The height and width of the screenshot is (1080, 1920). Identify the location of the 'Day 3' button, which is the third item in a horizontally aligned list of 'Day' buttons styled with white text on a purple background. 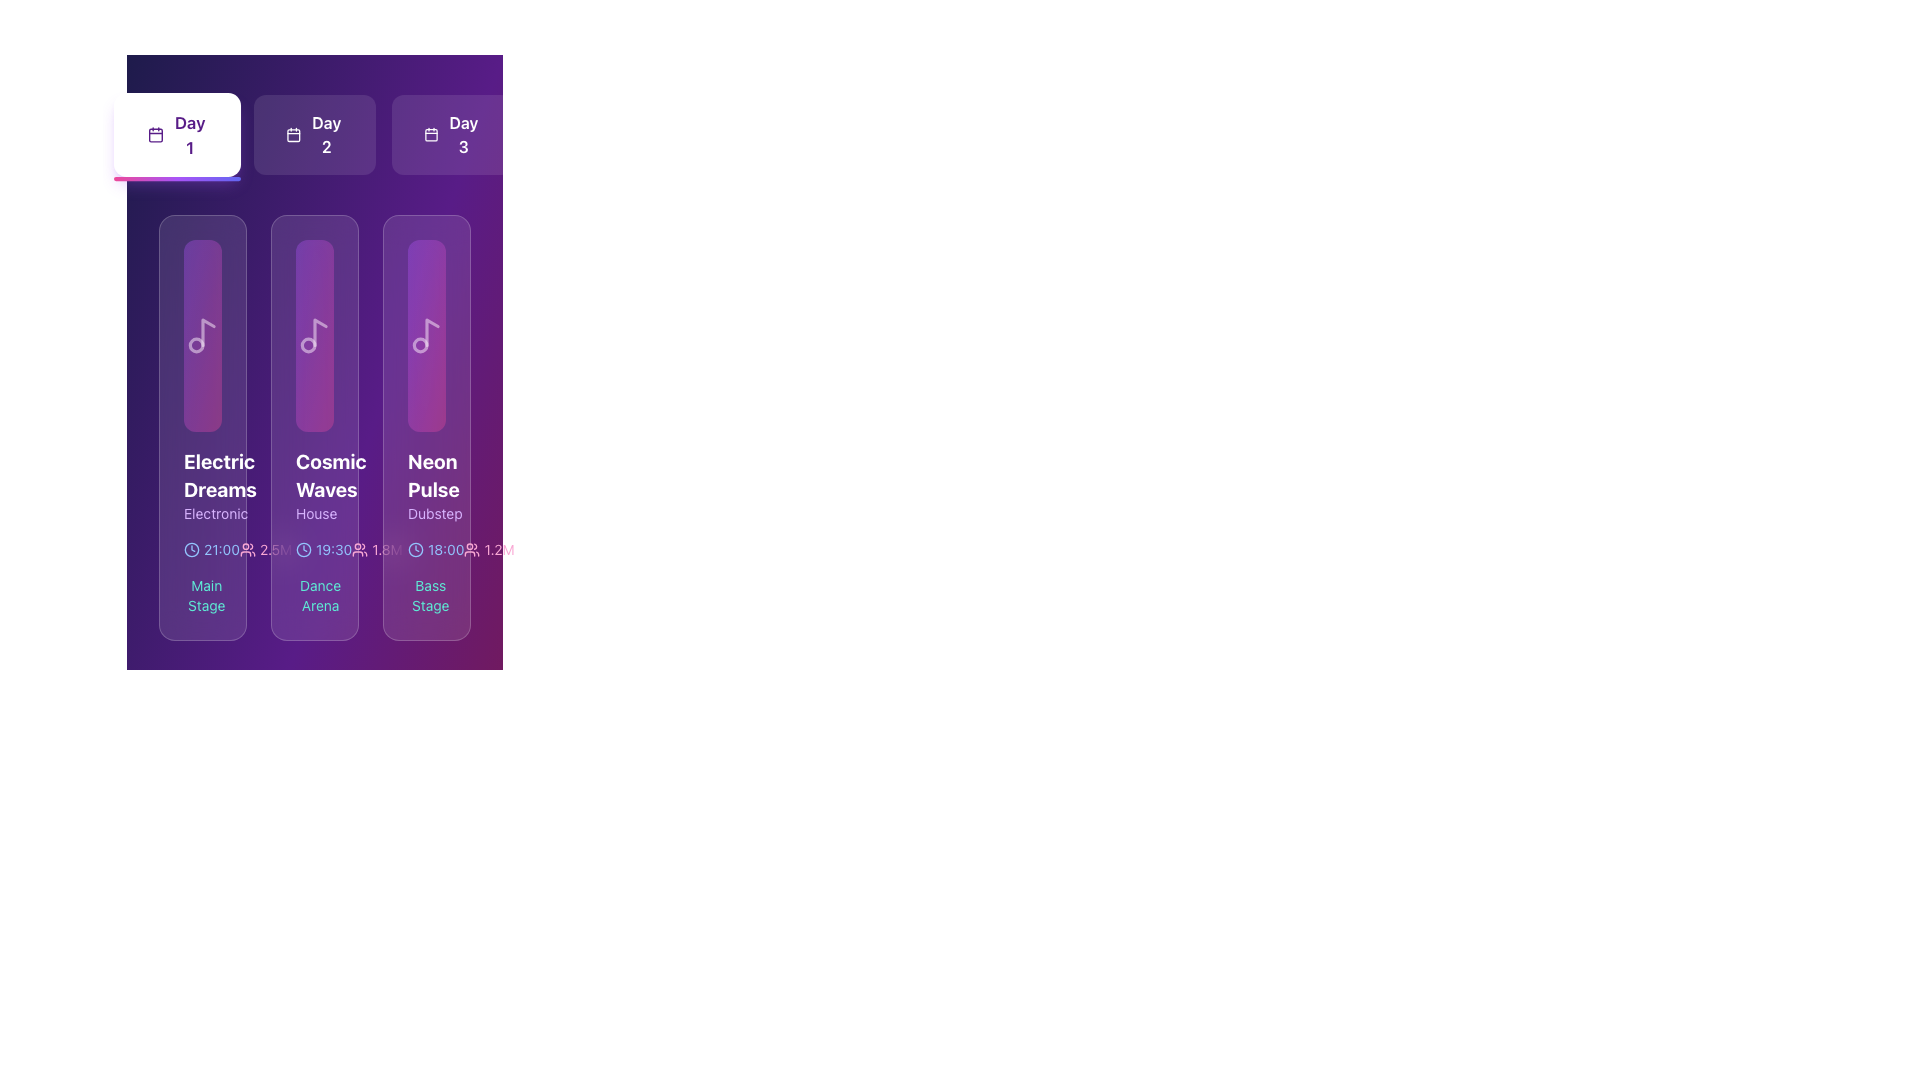
(462, 135).